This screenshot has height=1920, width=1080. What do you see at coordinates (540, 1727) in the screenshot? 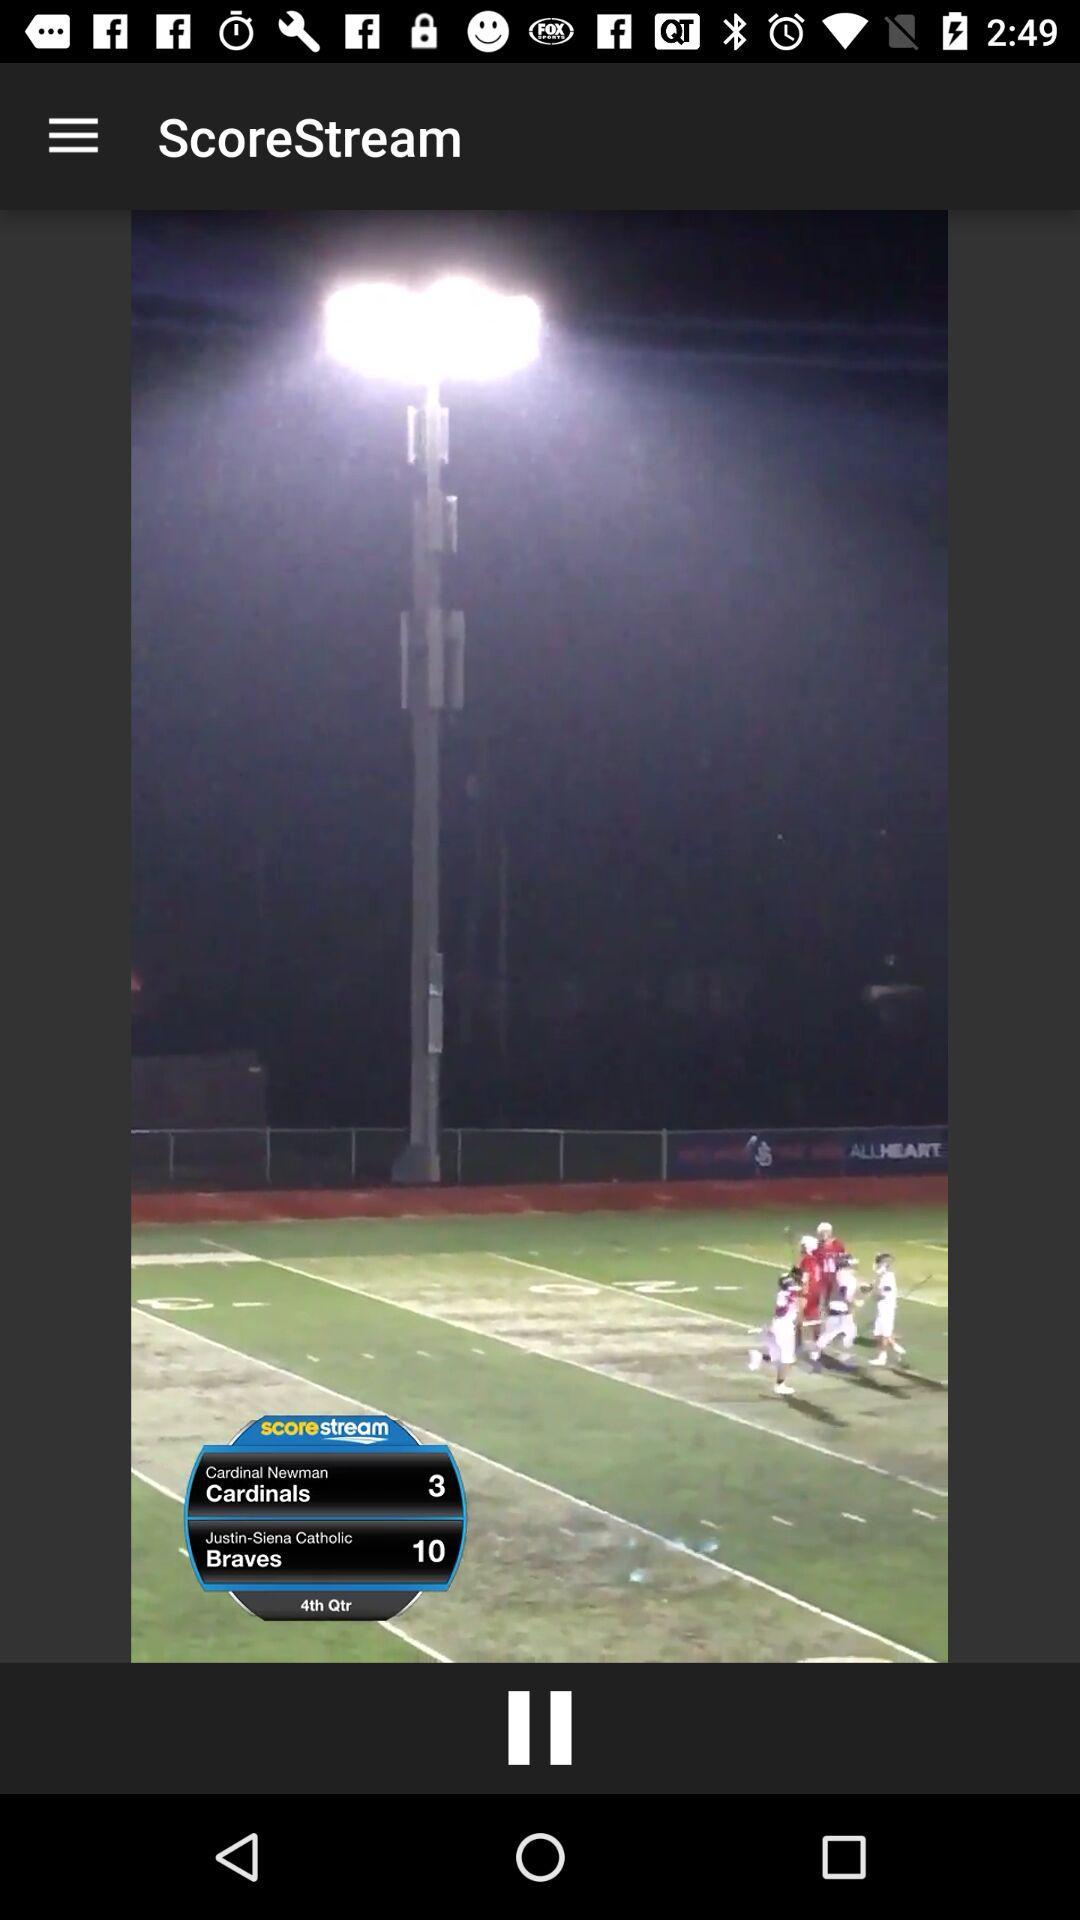
I see `pause` at bounding box center [540, 1727].